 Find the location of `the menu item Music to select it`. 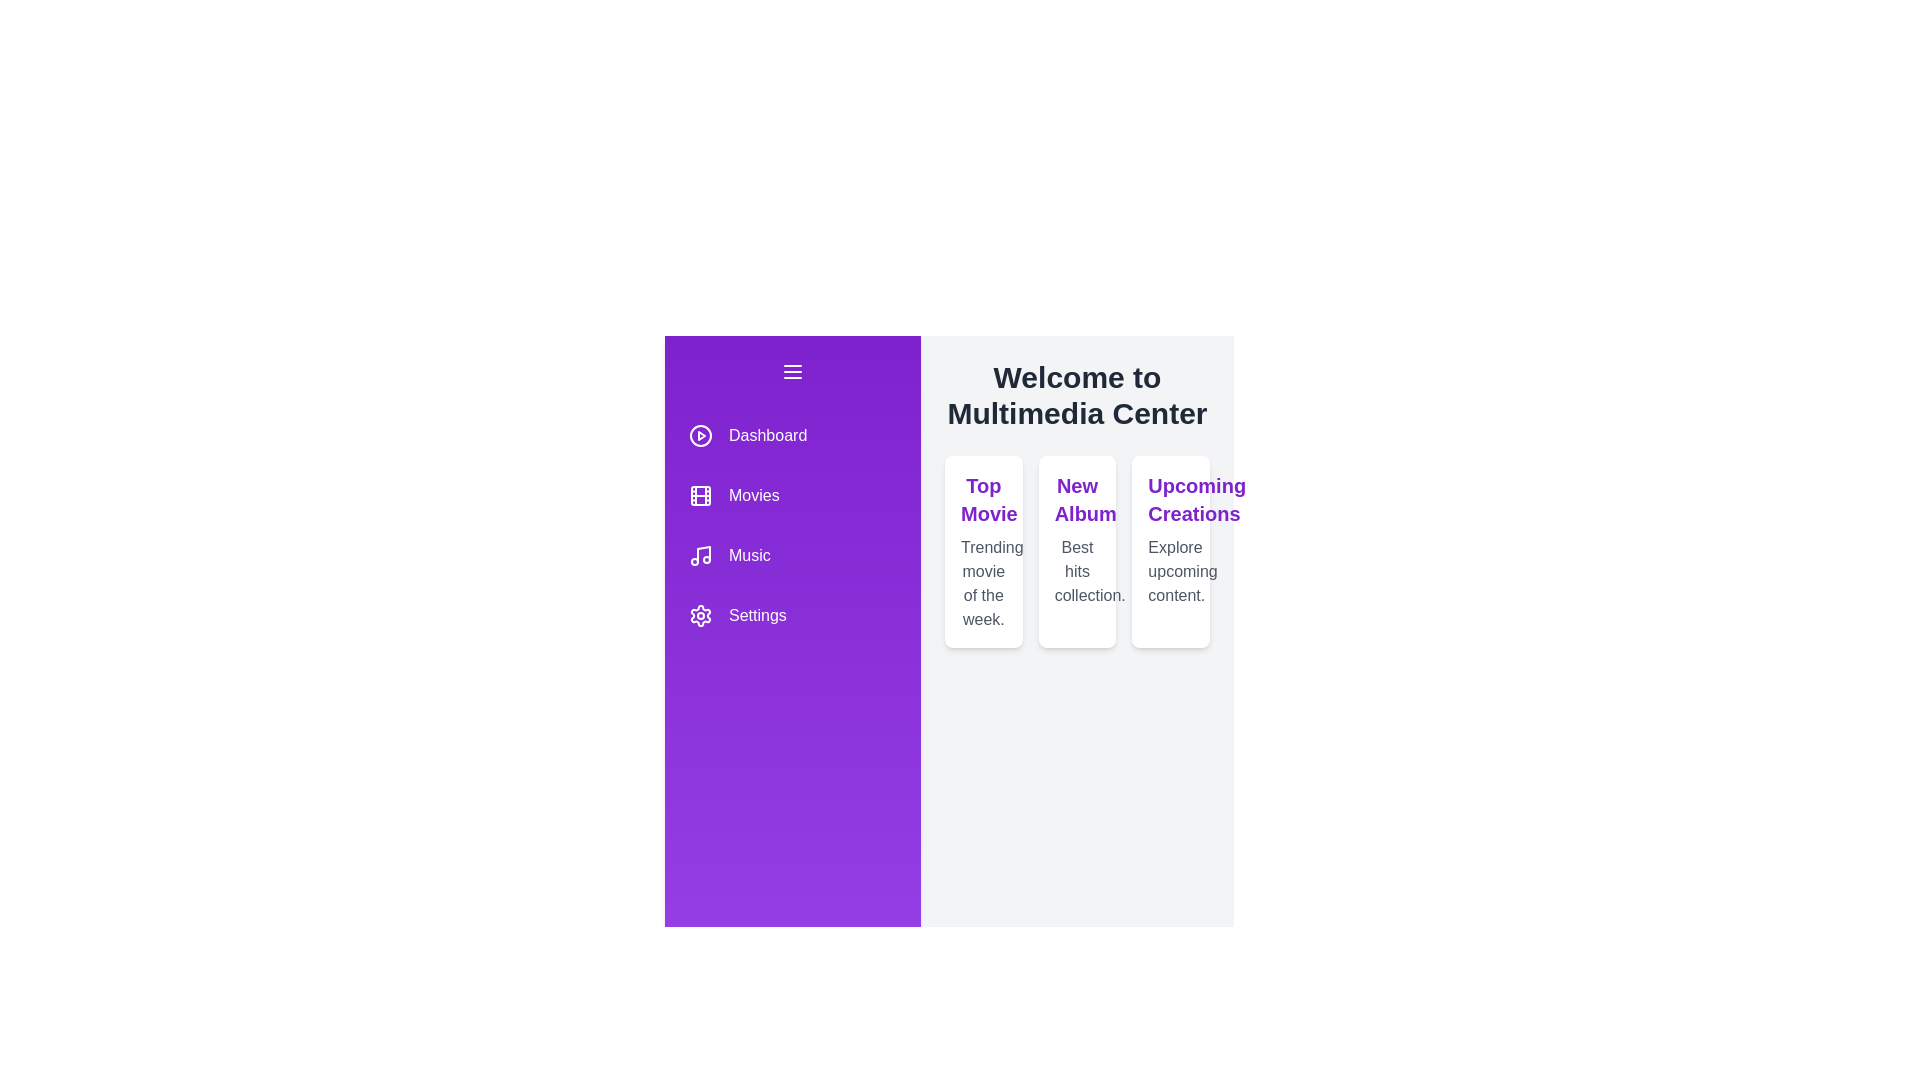

the menu item Music to select it is located at coordinates (791, 555).